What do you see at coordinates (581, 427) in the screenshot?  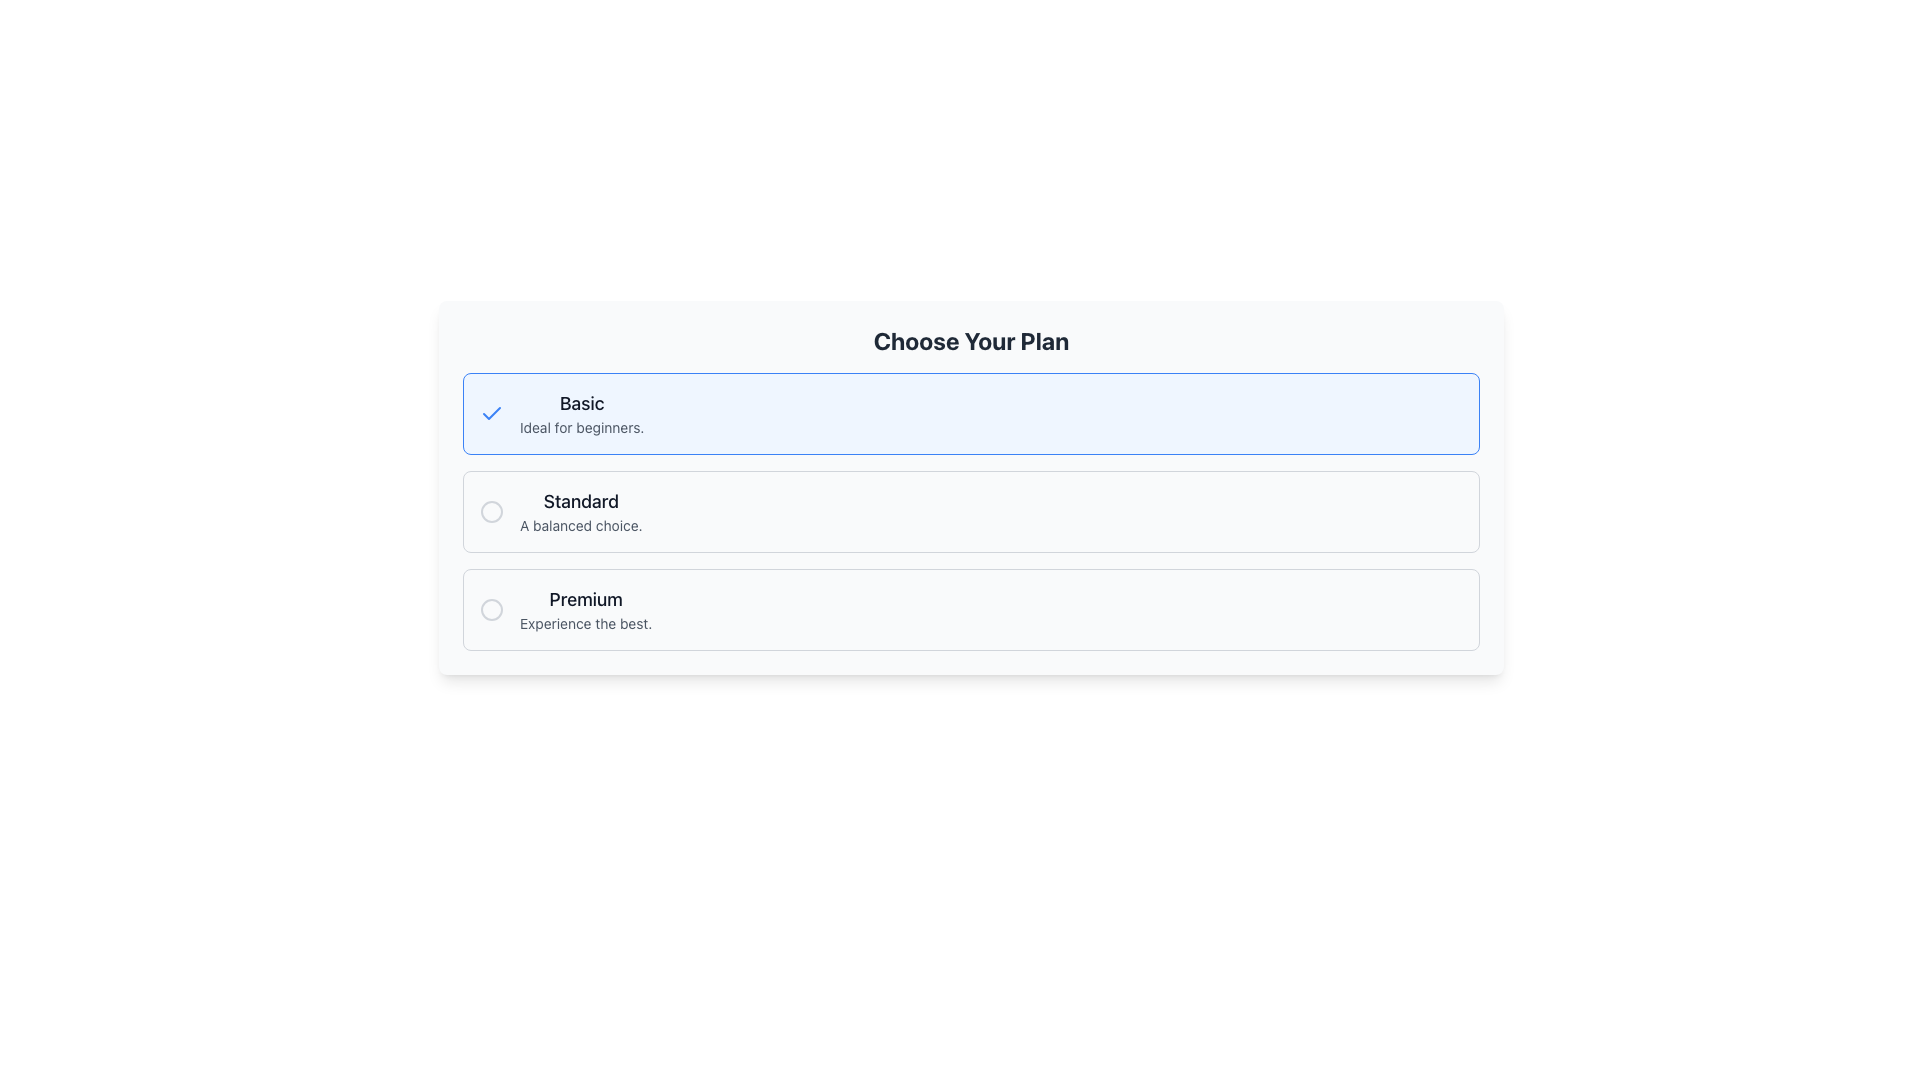 I see `text label that provides a concise description of the 'Basic' plan, located beneath the 'Basic' title in the upper middle section of the interface` at bounding box center [581, 427].